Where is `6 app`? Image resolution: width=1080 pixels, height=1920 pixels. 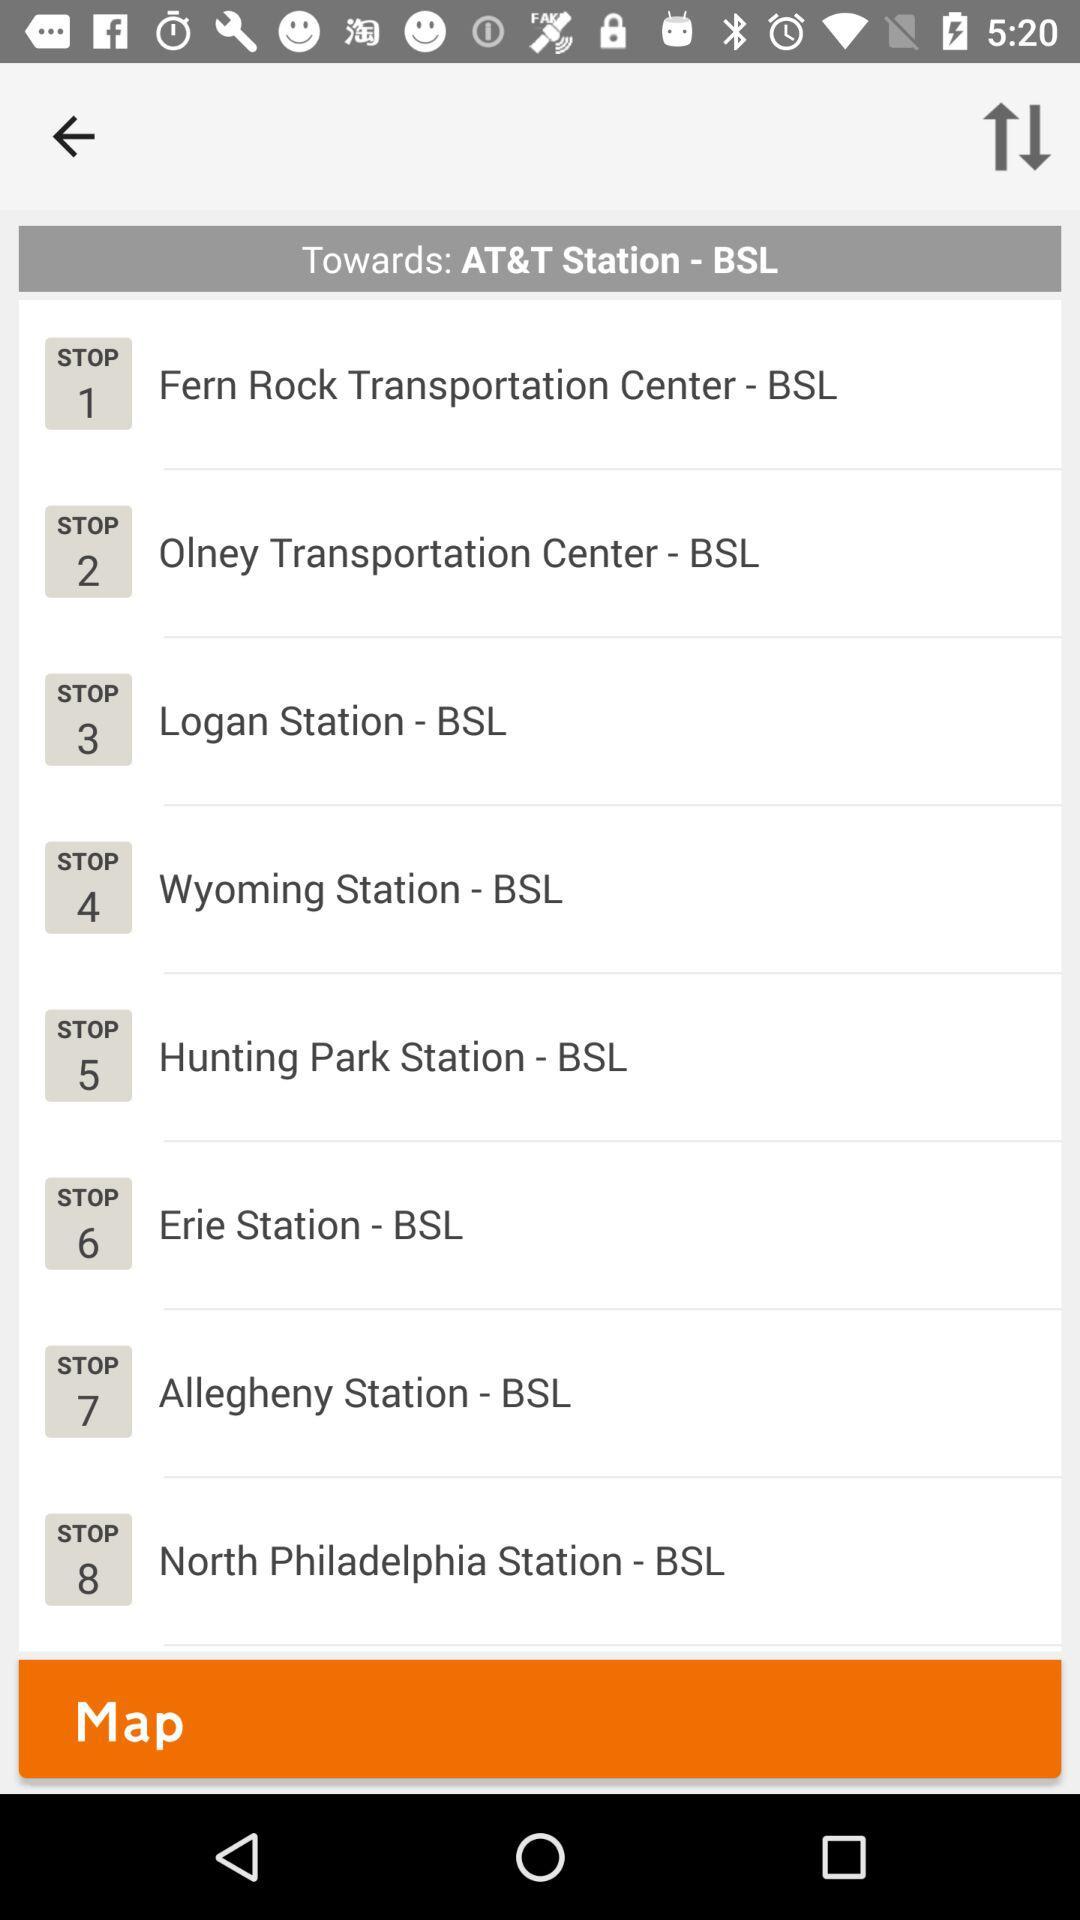 6 app is located at coordinates (87, 1240).